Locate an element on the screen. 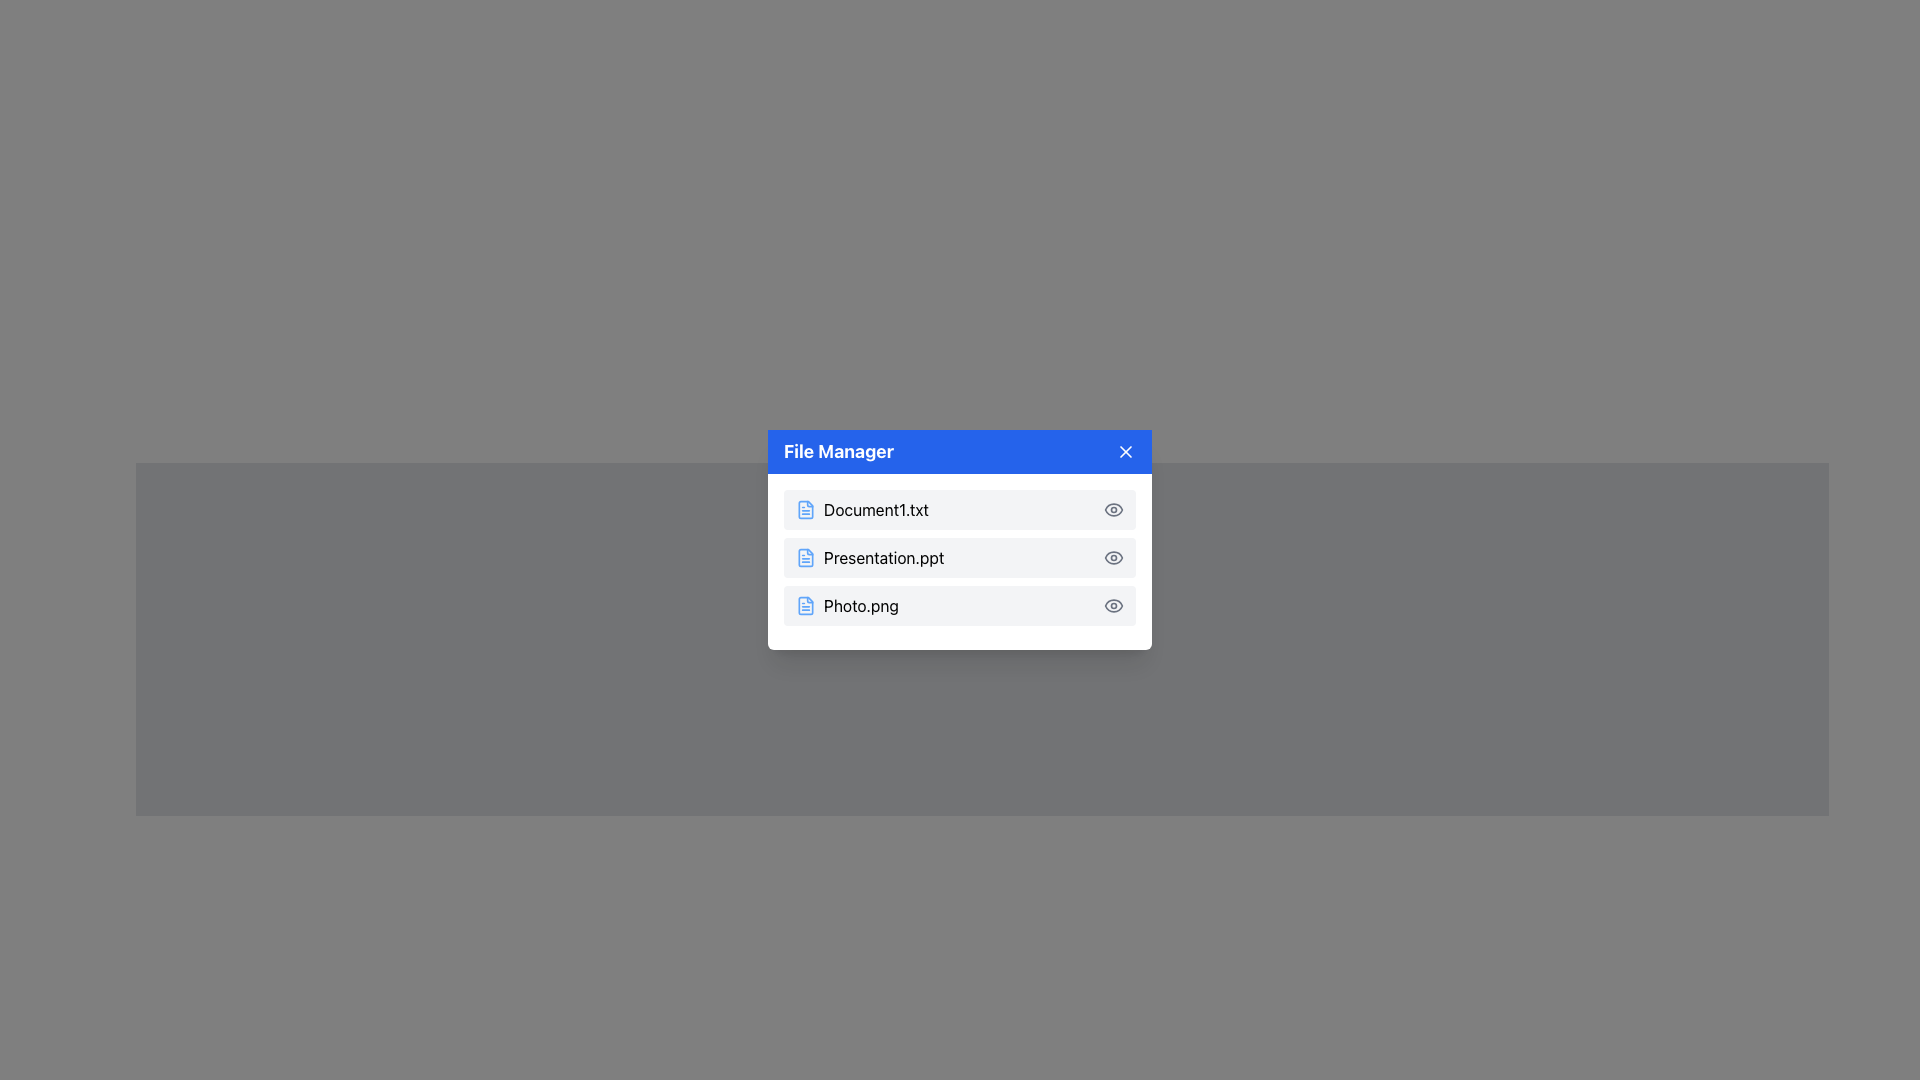 Image resolution: width=1920 pixels, height=1080 pixels. the text label 'Presentation.ppt' is located at coordinates (883, 558).